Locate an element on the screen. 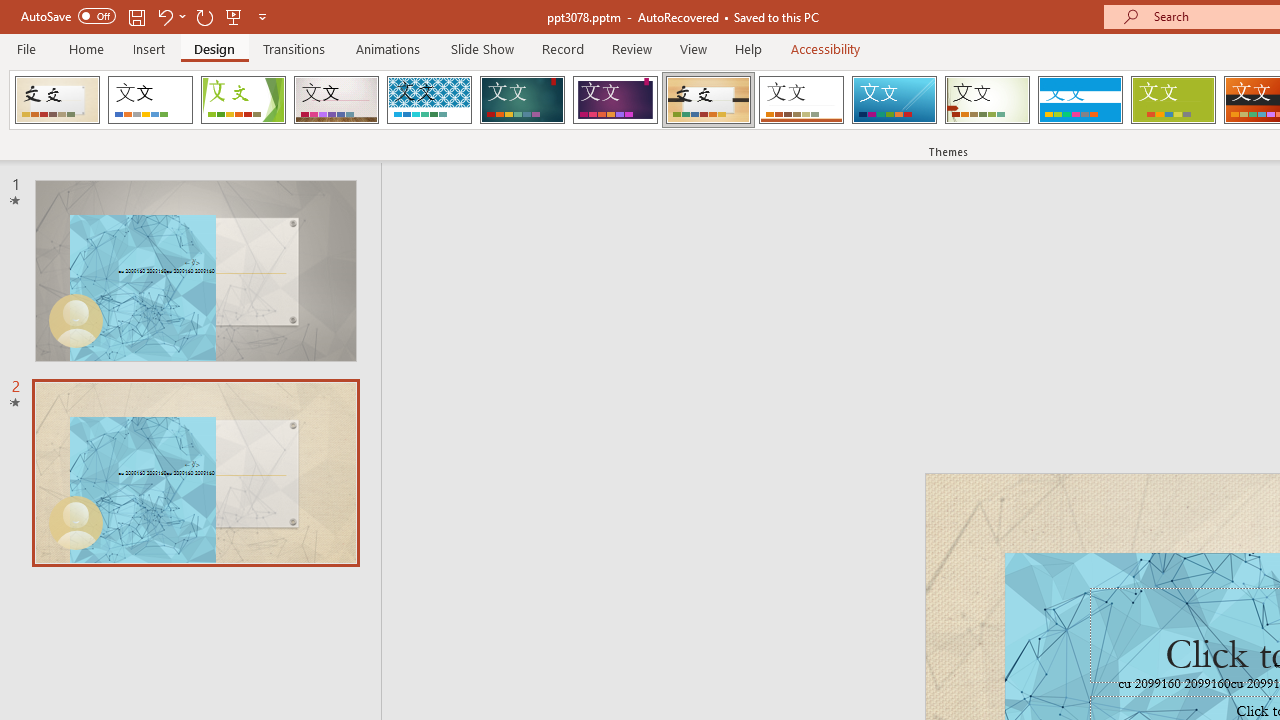 The width and height of the screenshot is (1280, 720). 'Wisp' is located at coordinates (987, 100).